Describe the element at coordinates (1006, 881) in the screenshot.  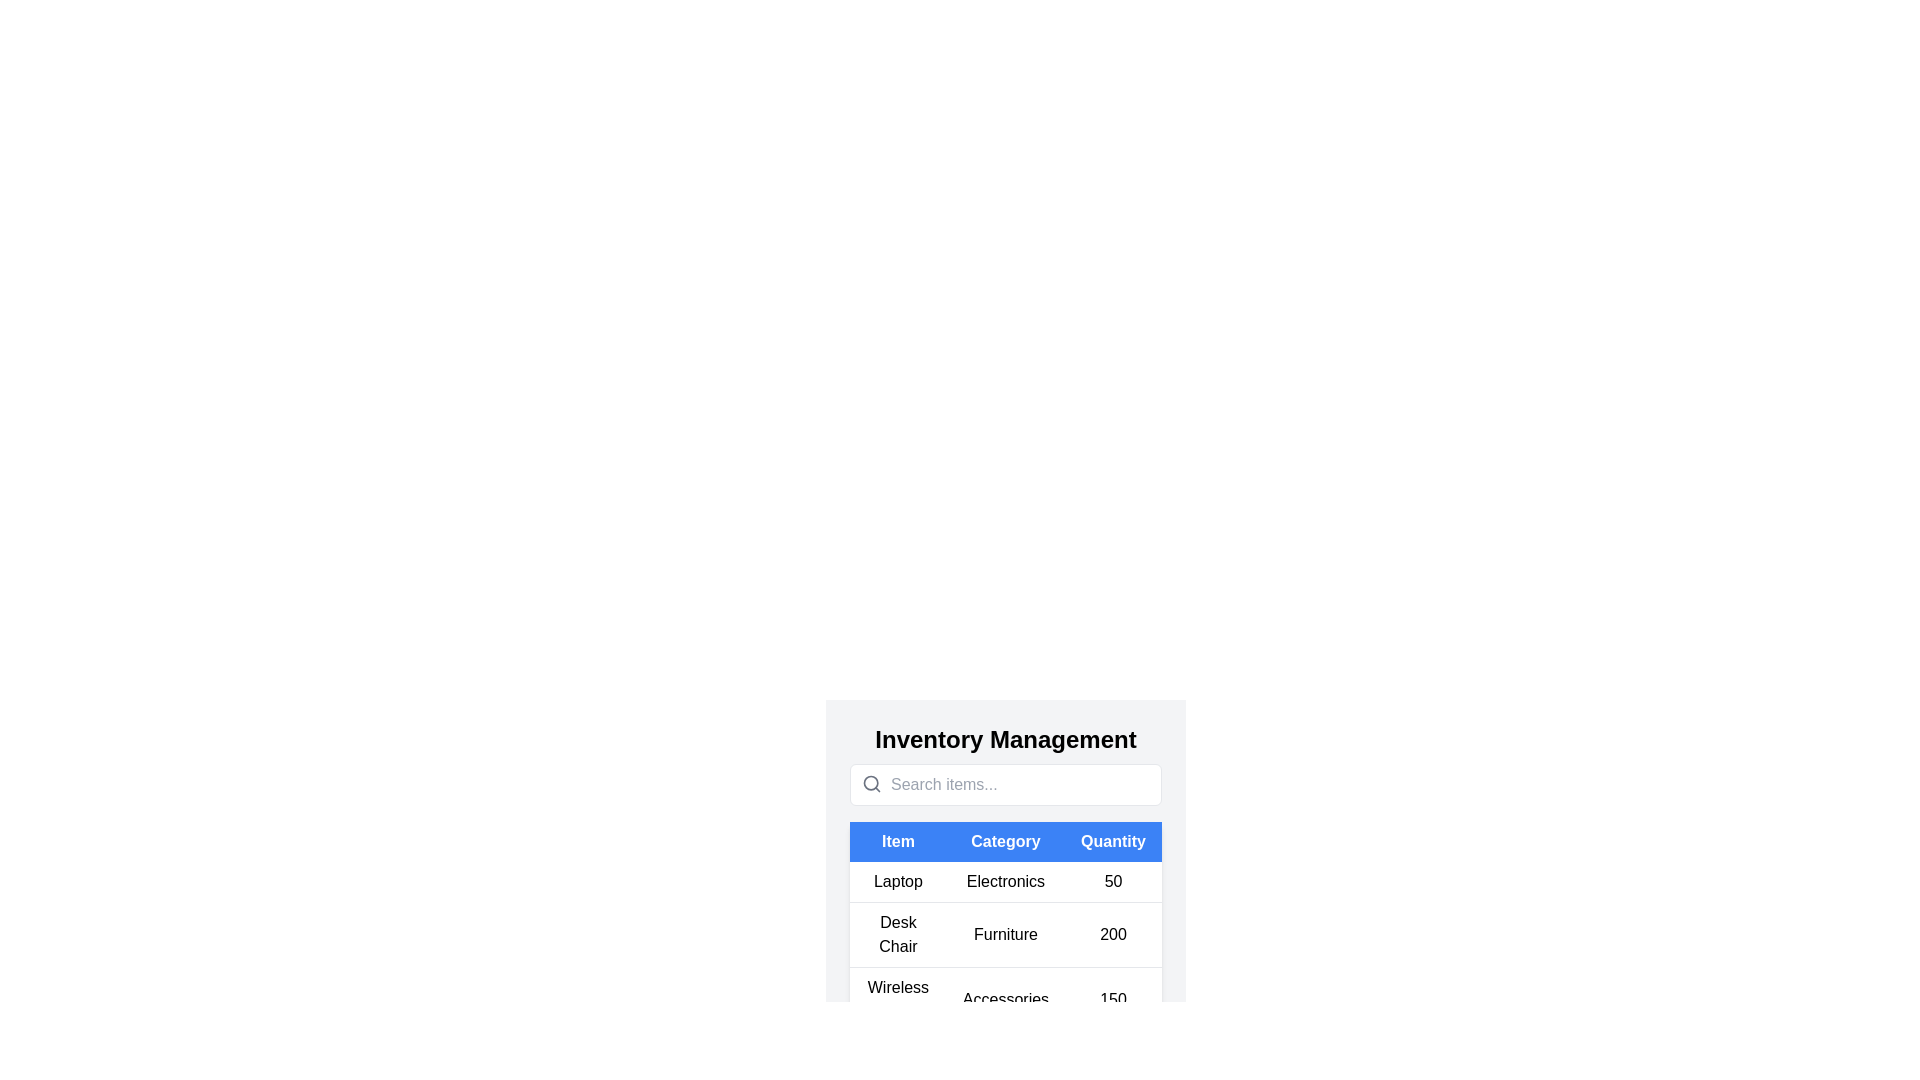
I see `the row corresponding to the item Laptop to view its details` at that location.